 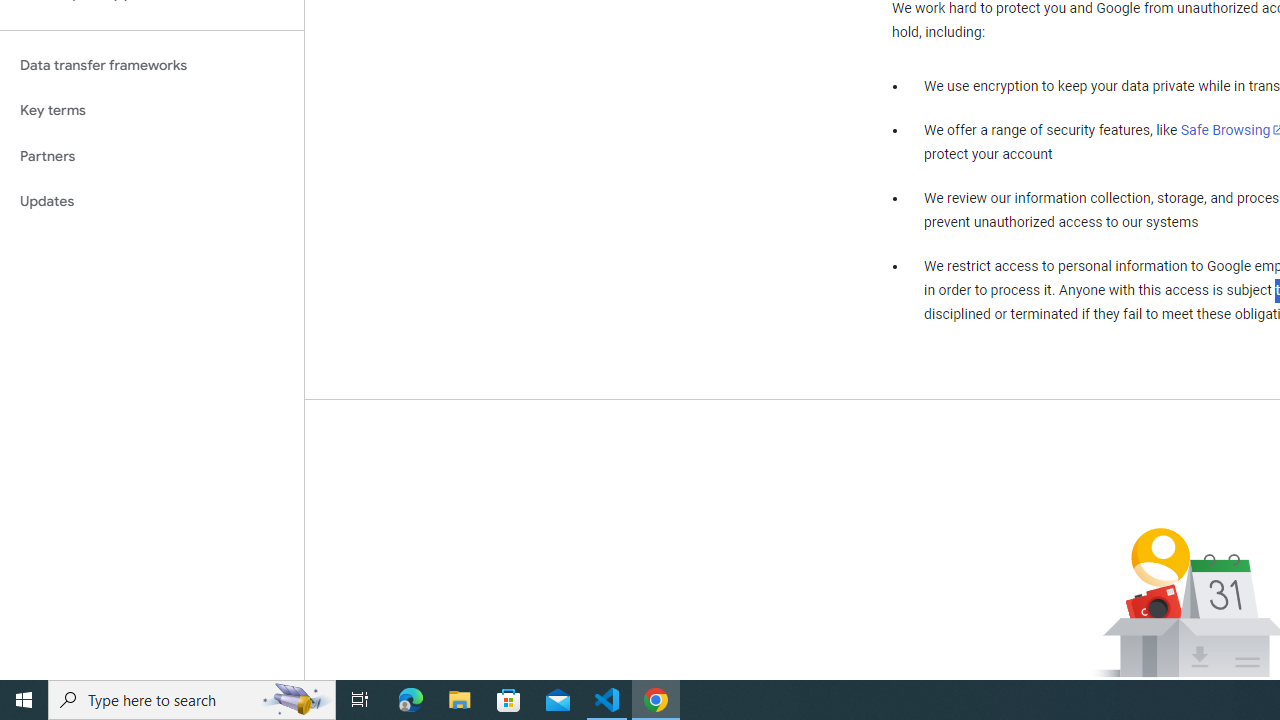 I want to click on 'Data transfer frameworks', so click(x=151, y=64).